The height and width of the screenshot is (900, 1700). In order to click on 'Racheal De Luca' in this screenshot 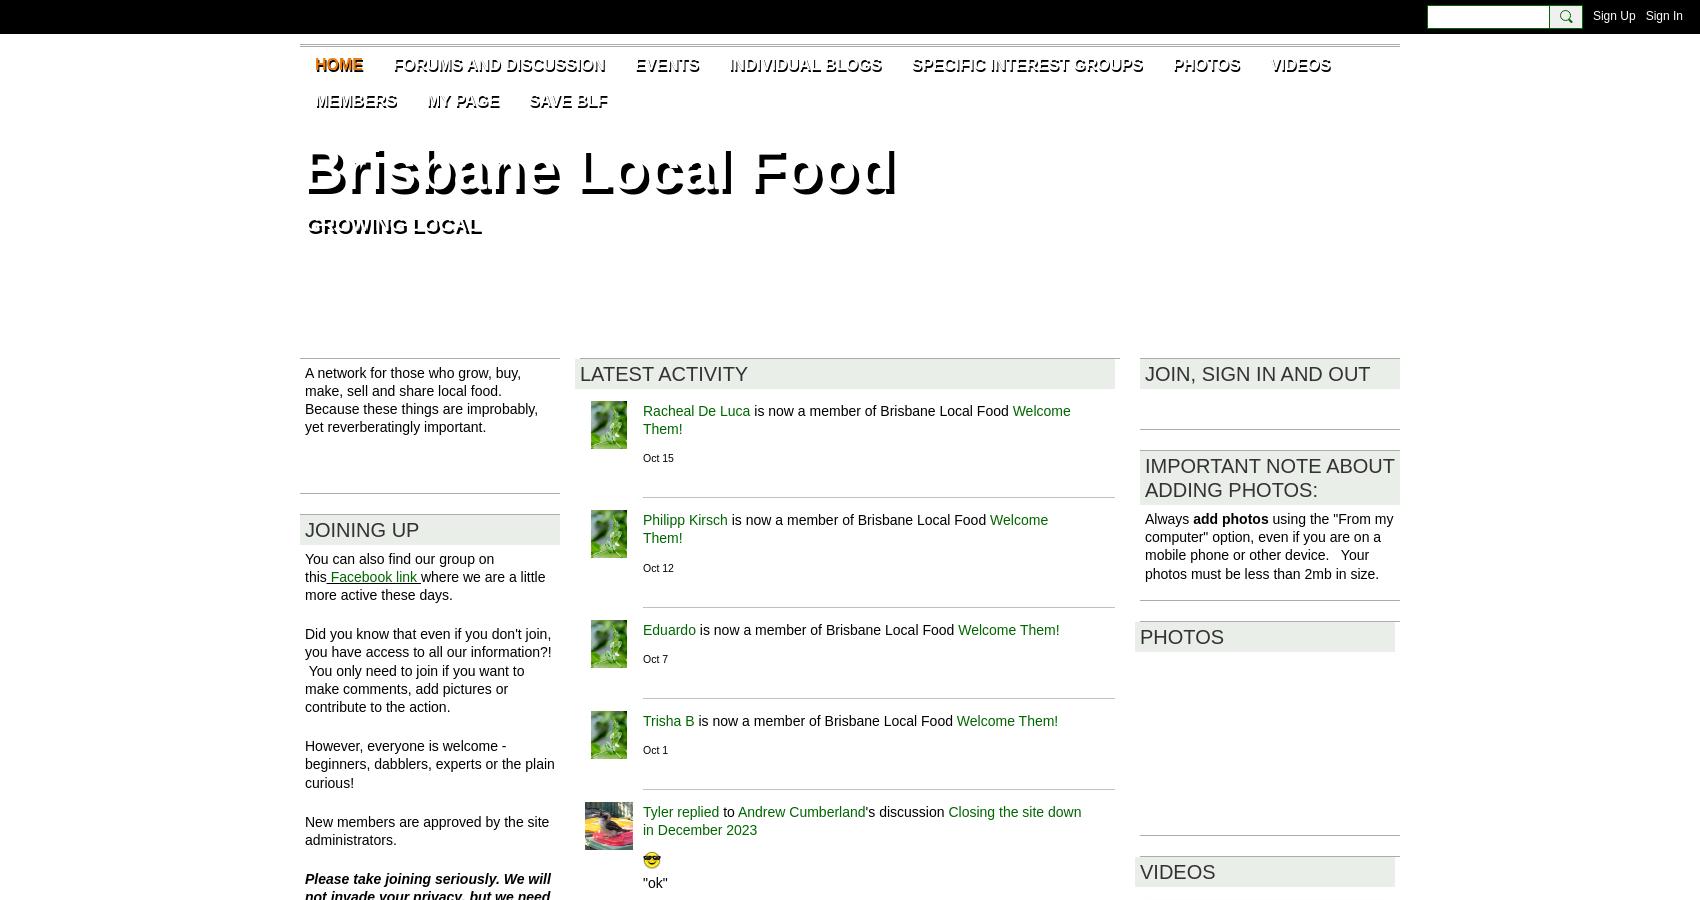, I will do `click(642, 410)`.